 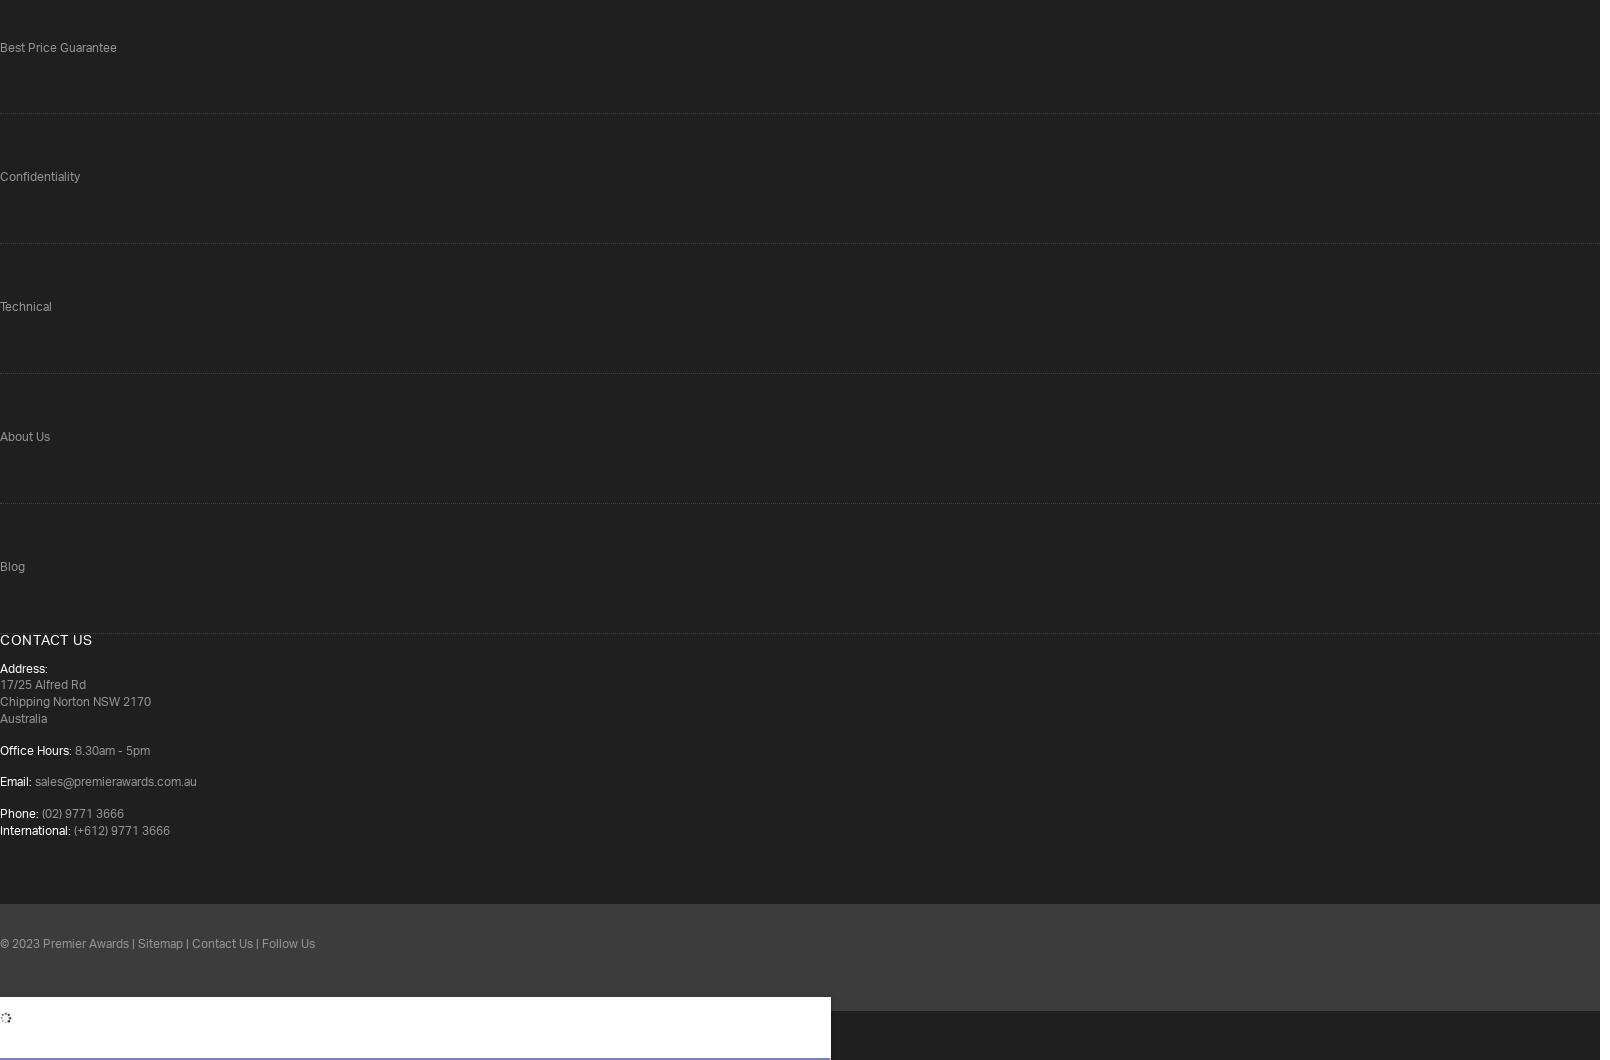 What do you see at coordinates (80, 814) in the screenshot?
I see `'(02) 9771 3666'` at bounding box center [80, 814].